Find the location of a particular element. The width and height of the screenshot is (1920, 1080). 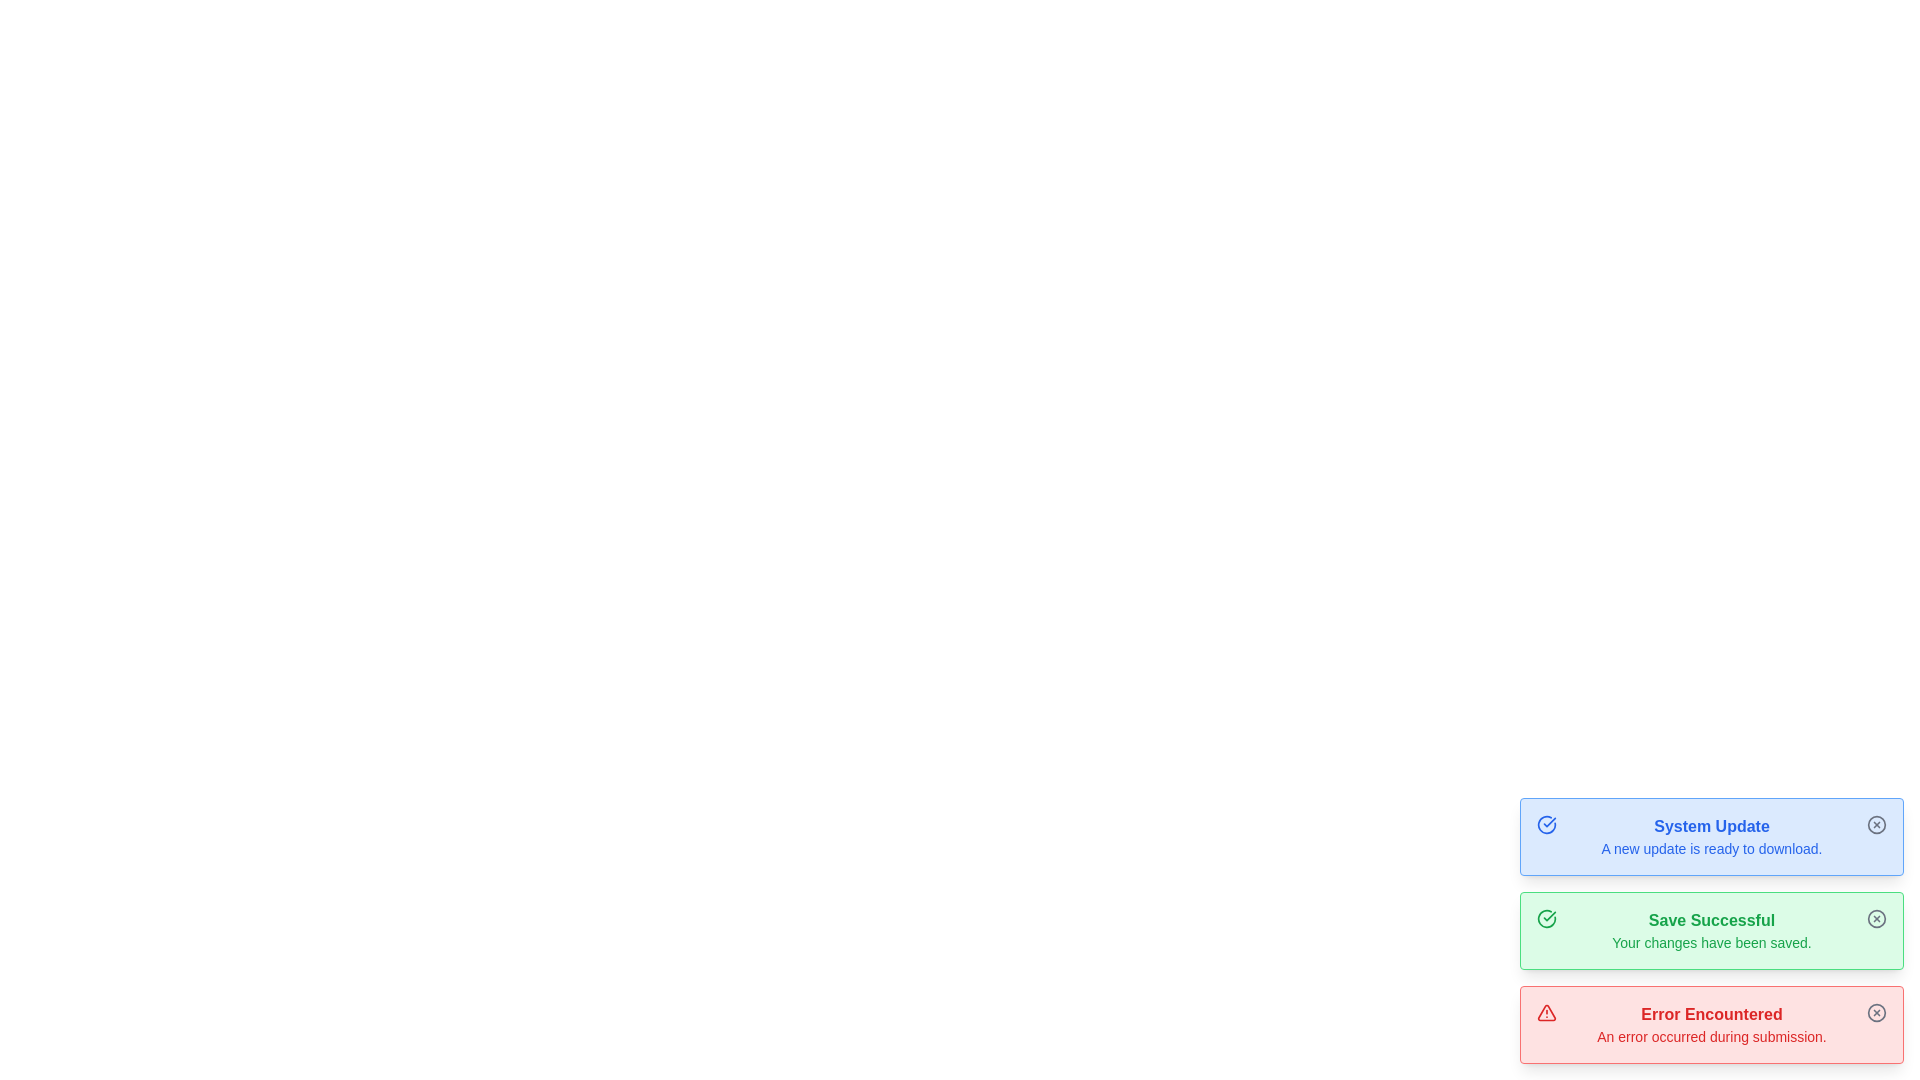

the small circular close icon with a cross symbol located at the top-right corner of the 'System Update' notification card is located at coordinates (1875, 825).